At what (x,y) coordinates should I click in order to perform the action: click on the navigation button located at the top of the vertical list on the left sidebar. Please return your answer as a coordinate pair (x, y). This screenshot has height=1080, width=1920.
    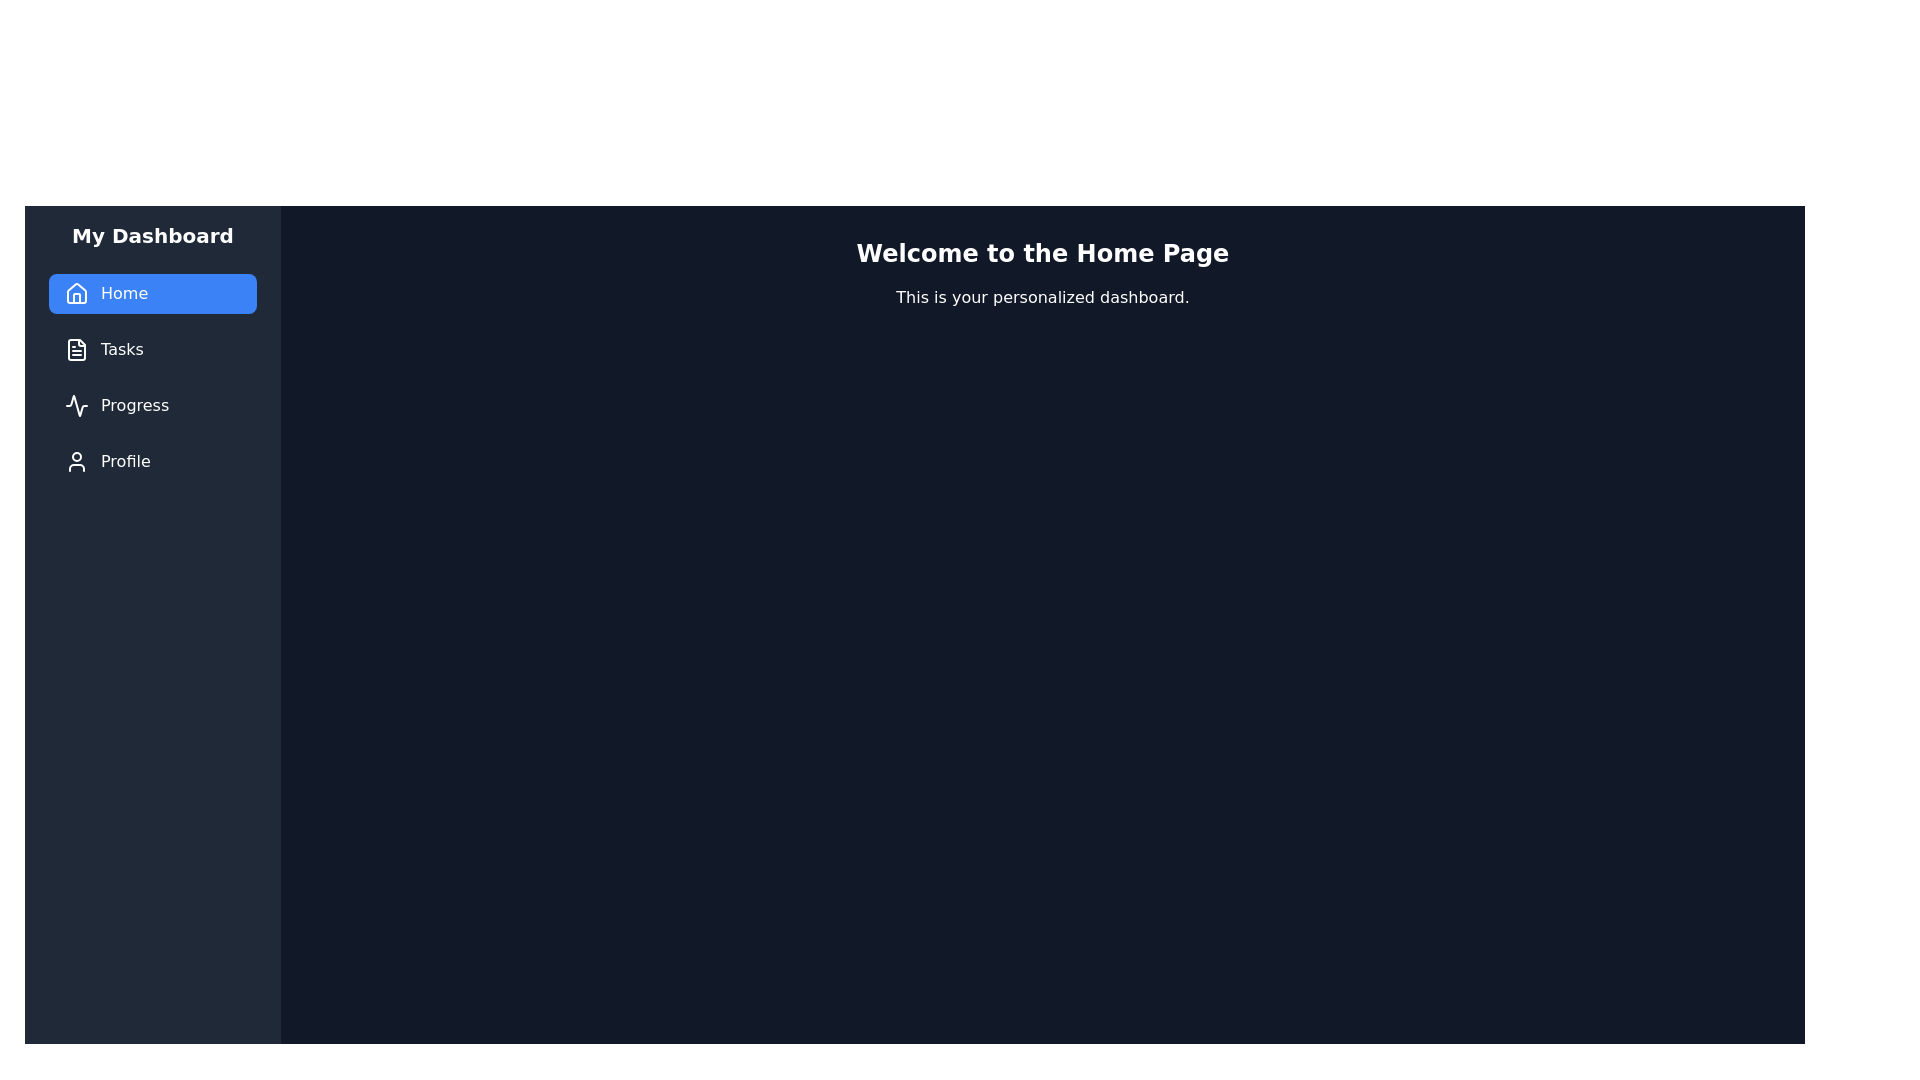
    Looking at the image, I should click on (152, 293).